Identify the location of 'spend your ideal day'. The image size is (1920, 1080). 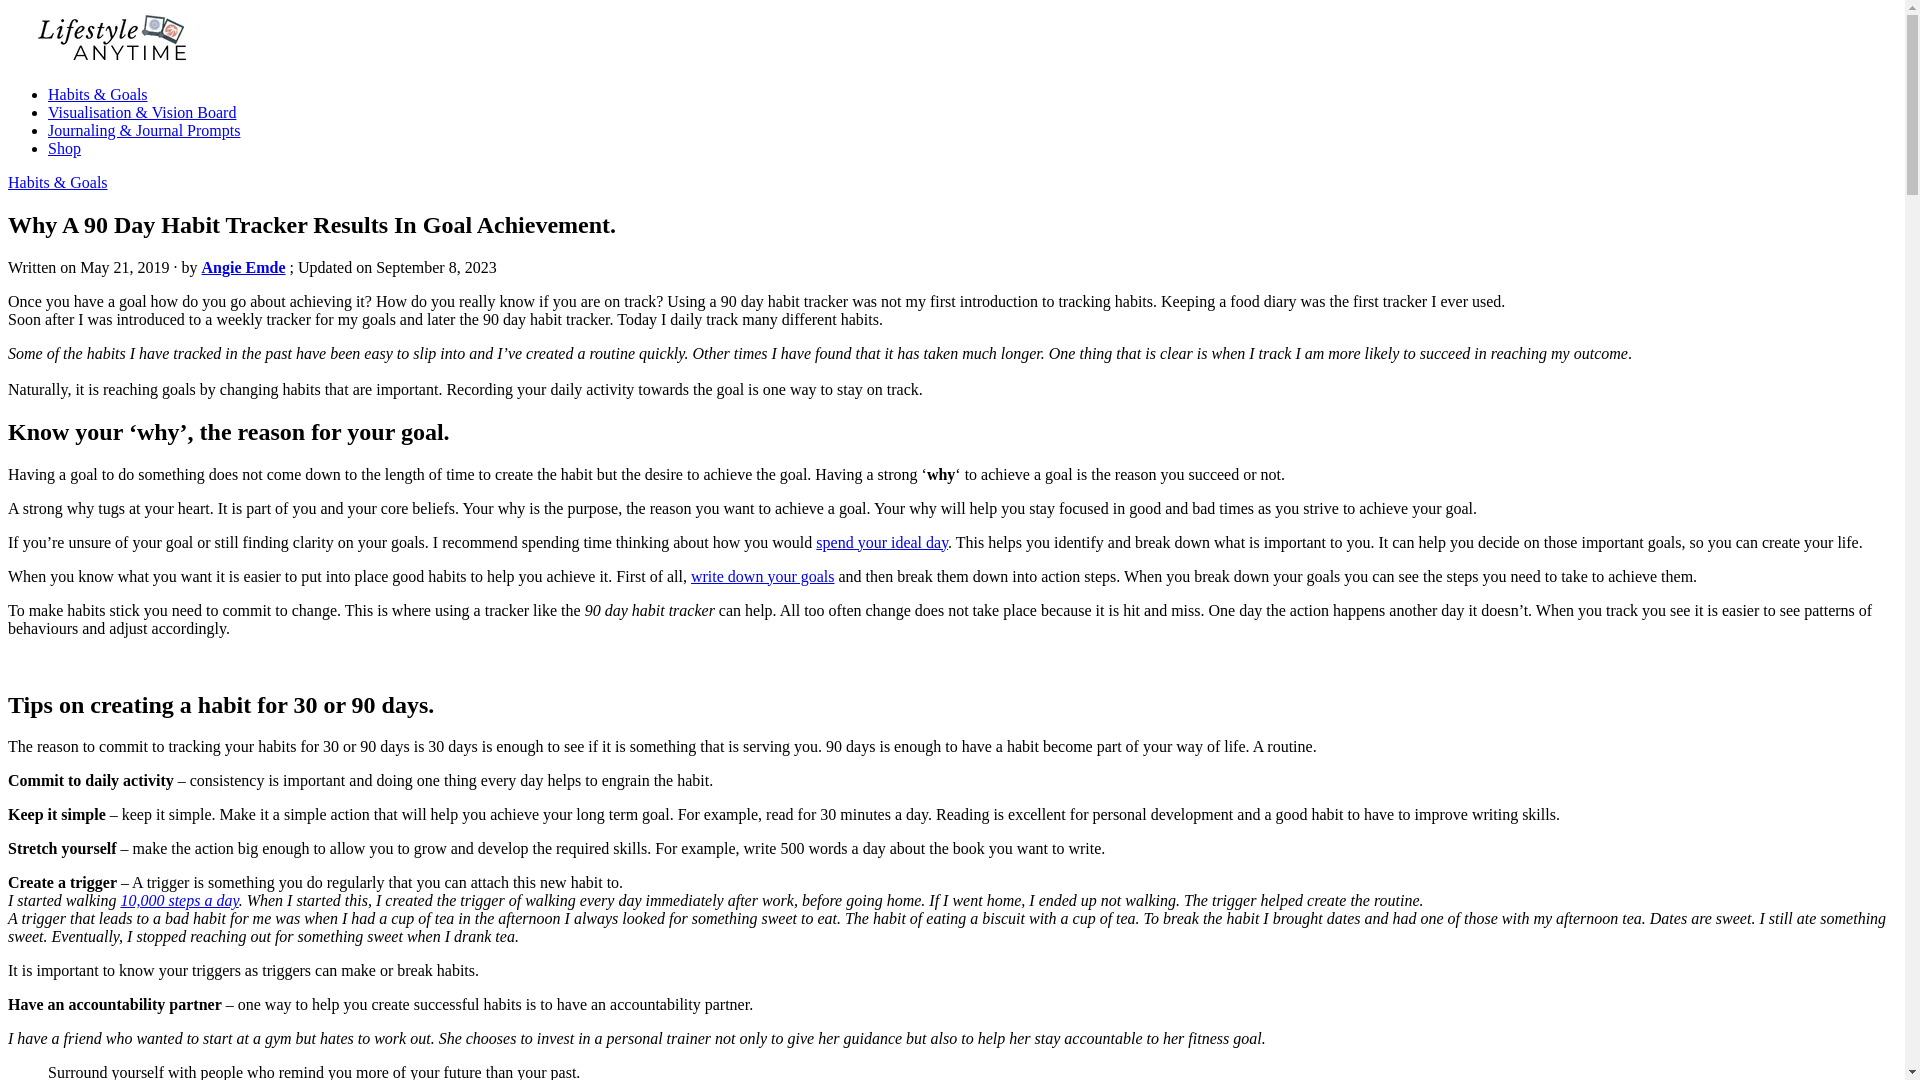
(881, 542).